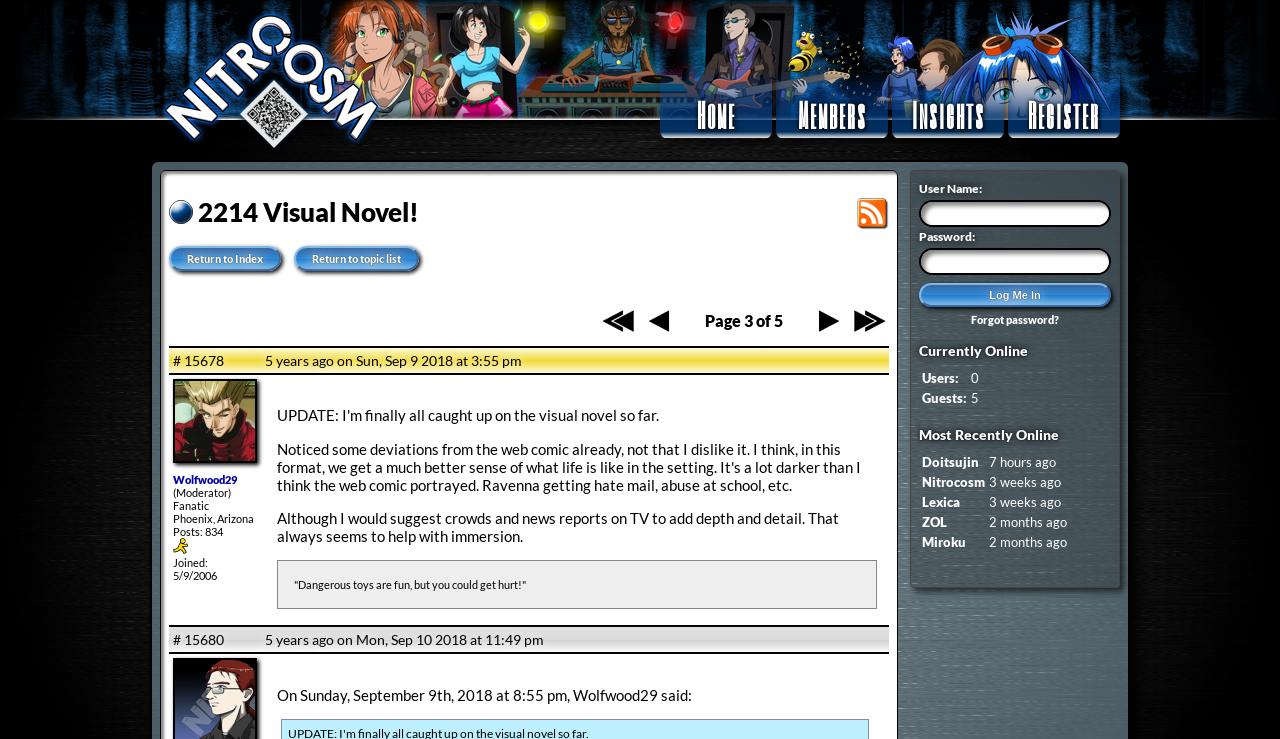 The height and width of the screenshot is (739, 1280). Describe the element at coordinates (943, 540) in the screenshot. I see `'Miroku'` at that location.